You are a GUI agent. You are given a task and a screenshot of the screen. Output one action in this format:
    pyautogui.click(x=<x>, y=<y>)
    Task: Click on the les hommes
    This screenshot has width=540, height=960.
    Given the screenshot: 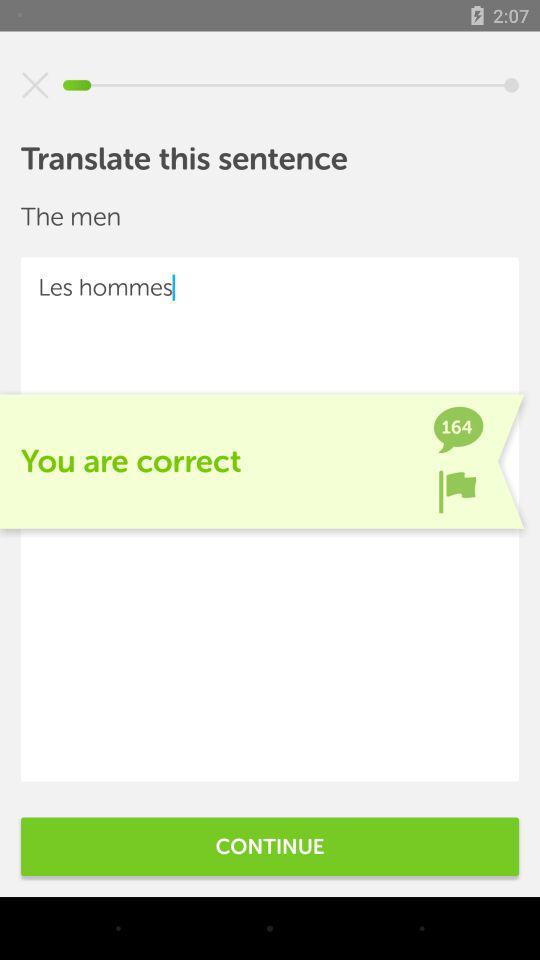 What is the action you would take?
    pyautogui.click(x=270, y=518)
    